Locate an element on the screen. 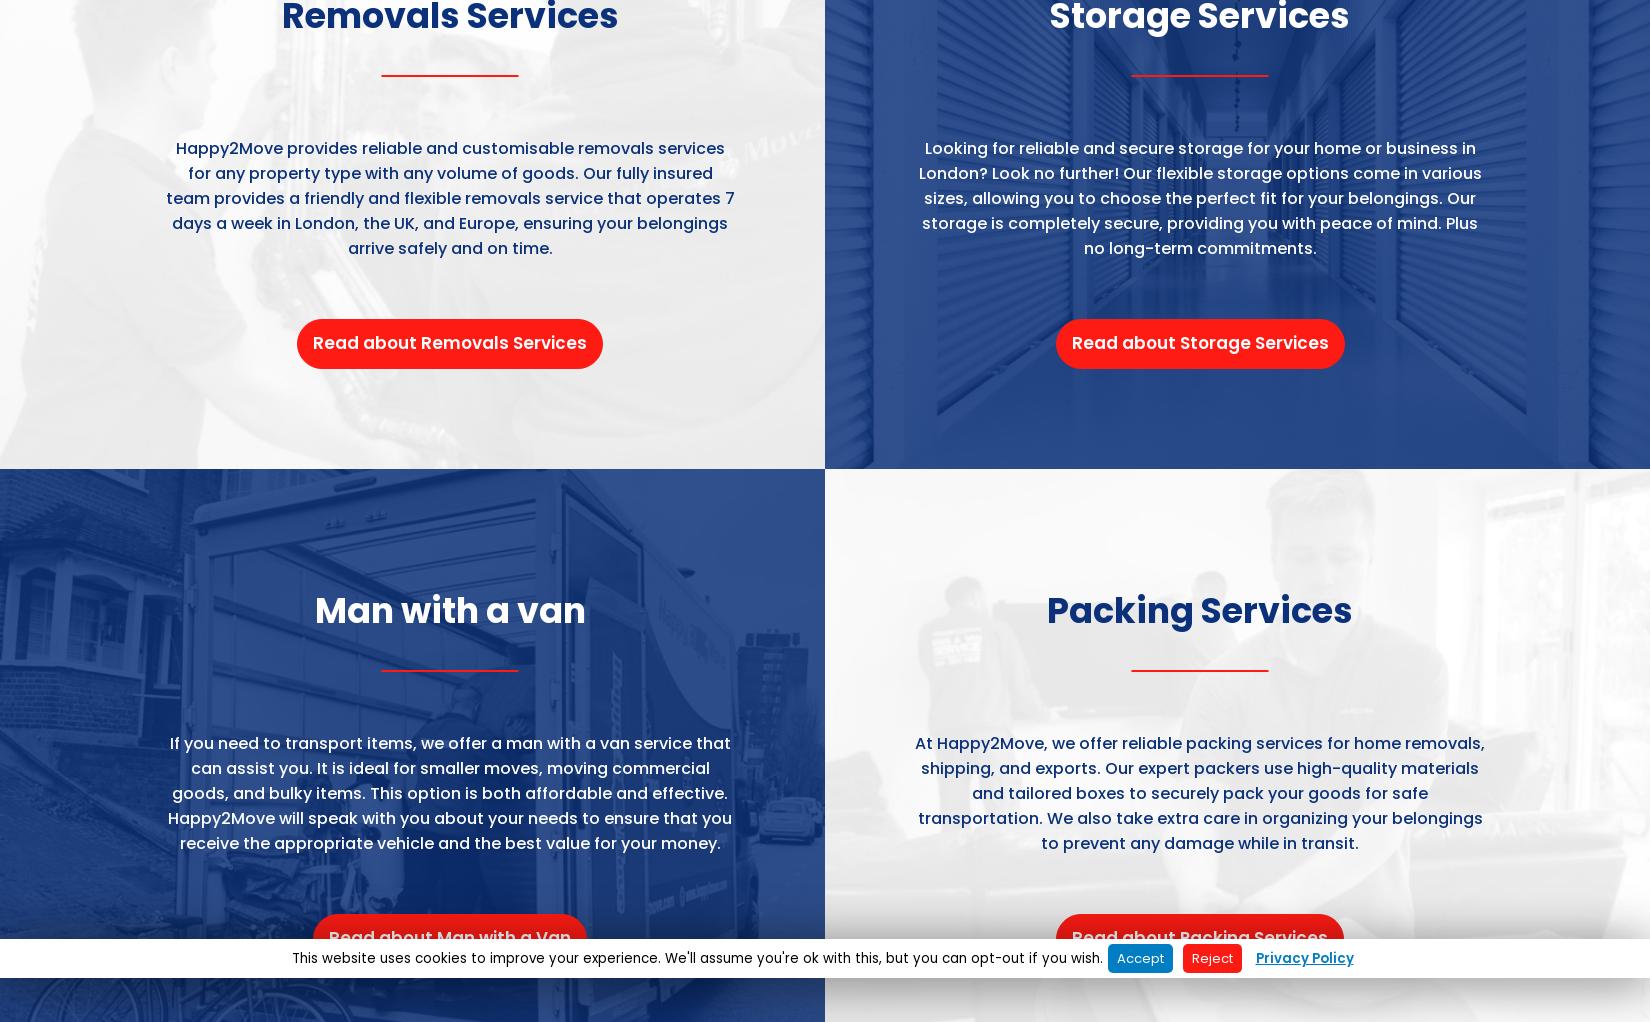 The height and width of the screenshot is (1022, 1650). 'Man with a van' is located at coordinates (448, 609).